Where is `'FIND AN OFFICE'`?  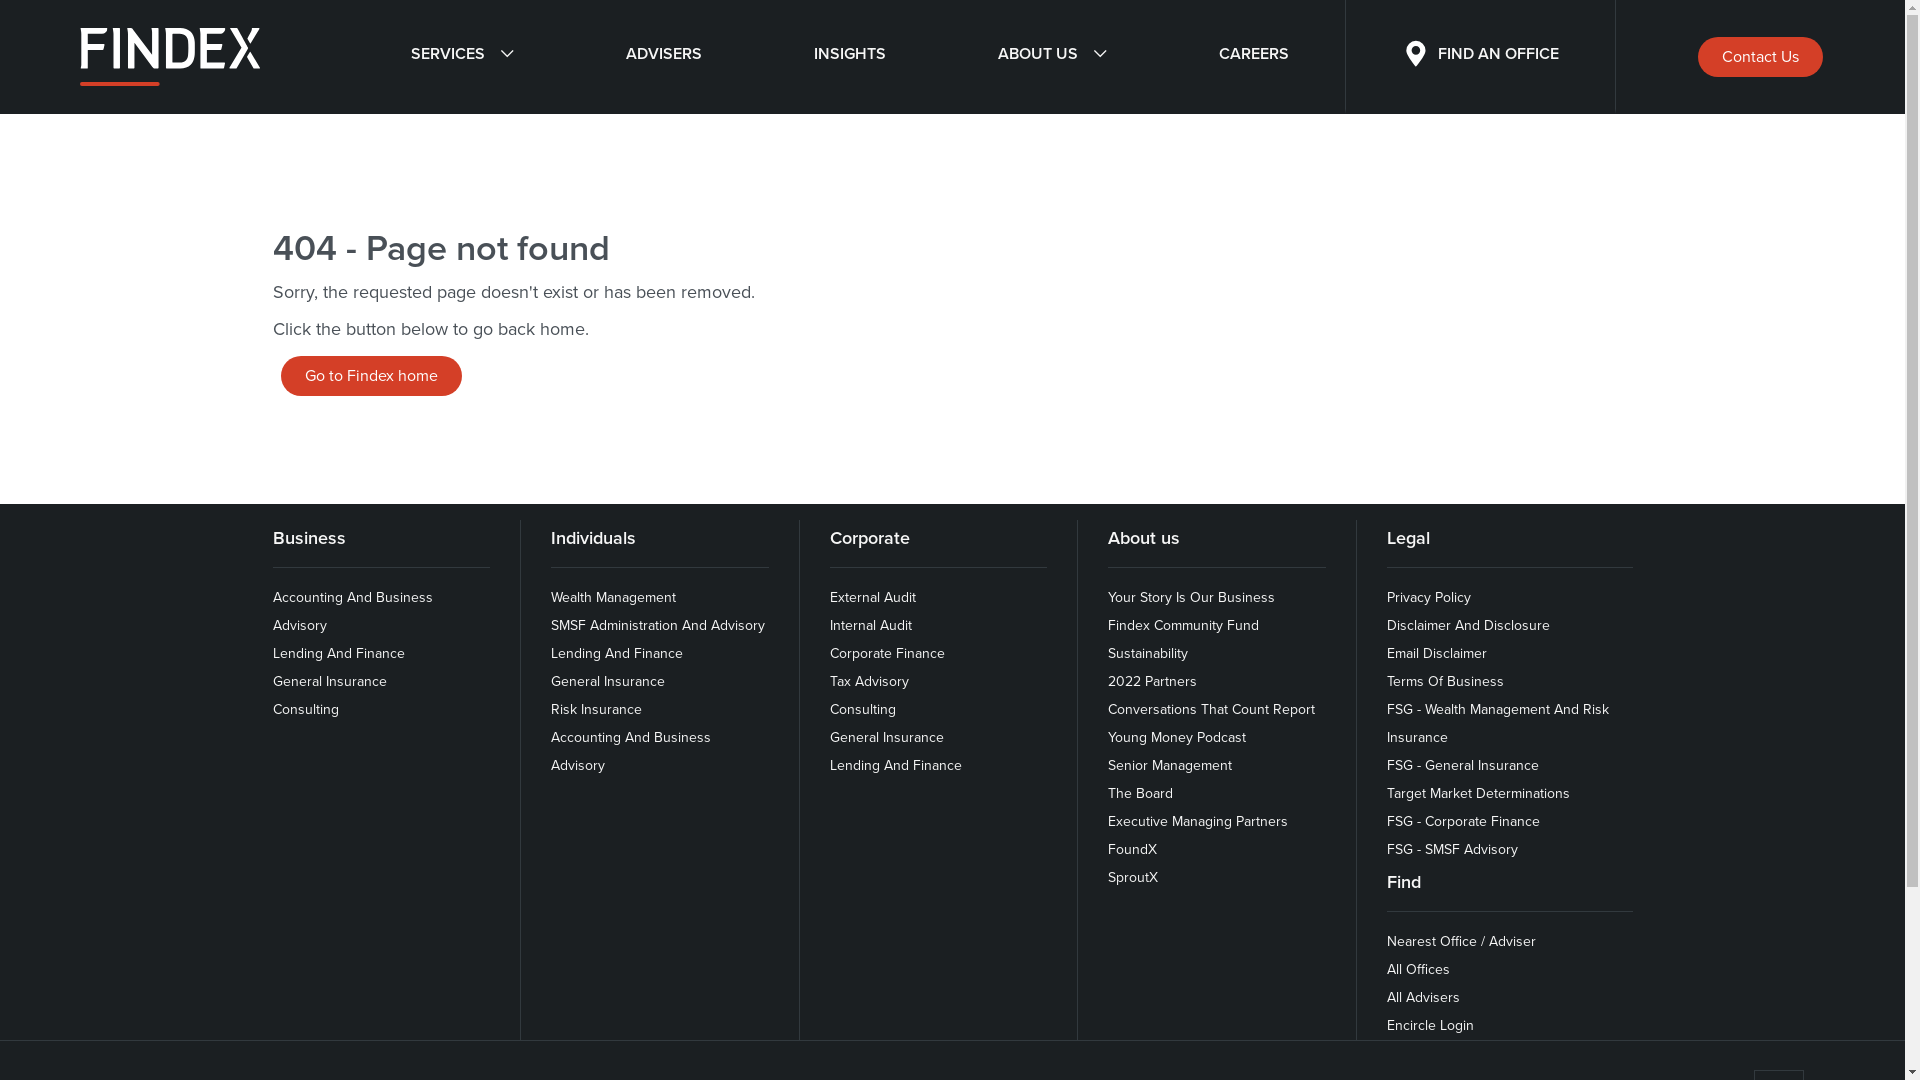
'FIND AN OFFICE' is located at coordinates (1480, 56).